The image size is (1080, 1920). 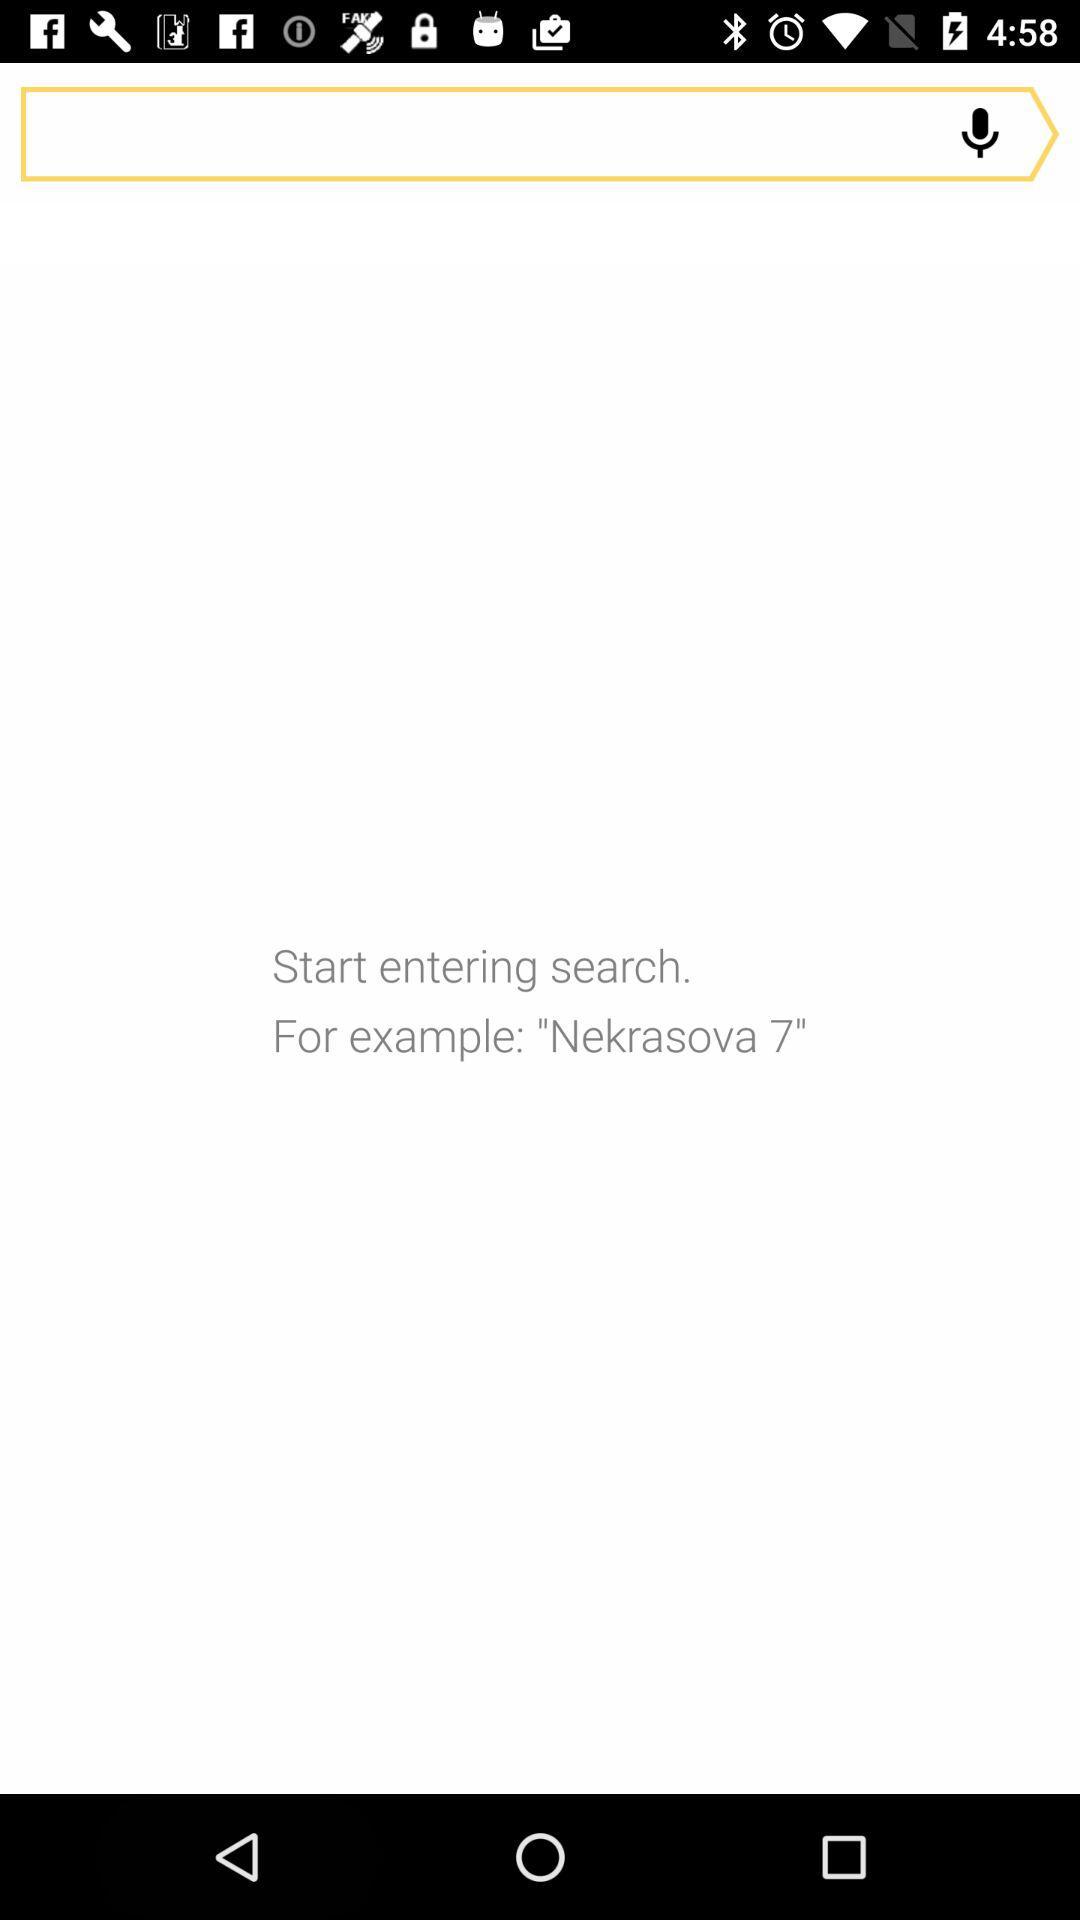 I want to click on speak a command, so click(x=540, y=133).